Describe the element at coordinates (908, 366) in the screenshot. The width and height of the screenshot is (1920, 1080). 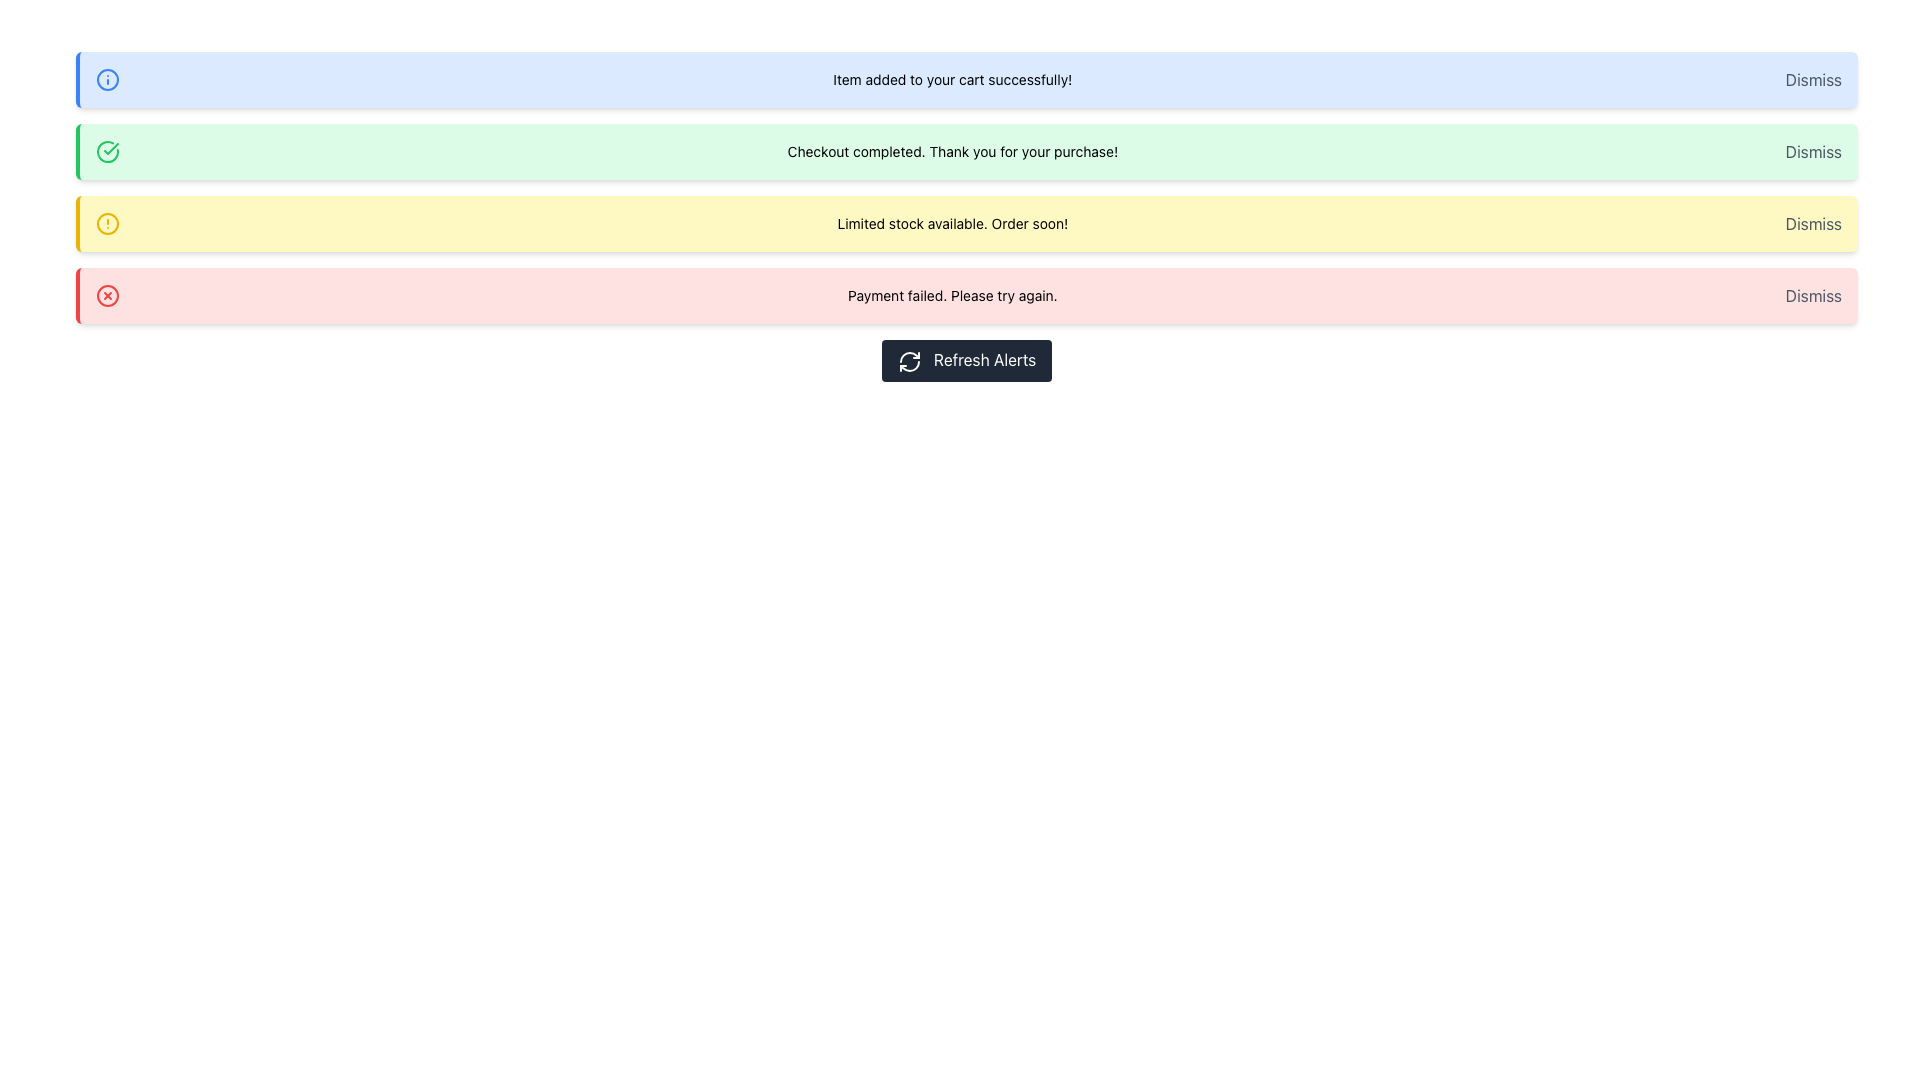
I see `the circular arrow icon within the 'Refresh Alerts' button, which visually represents a refresh action` at that location.